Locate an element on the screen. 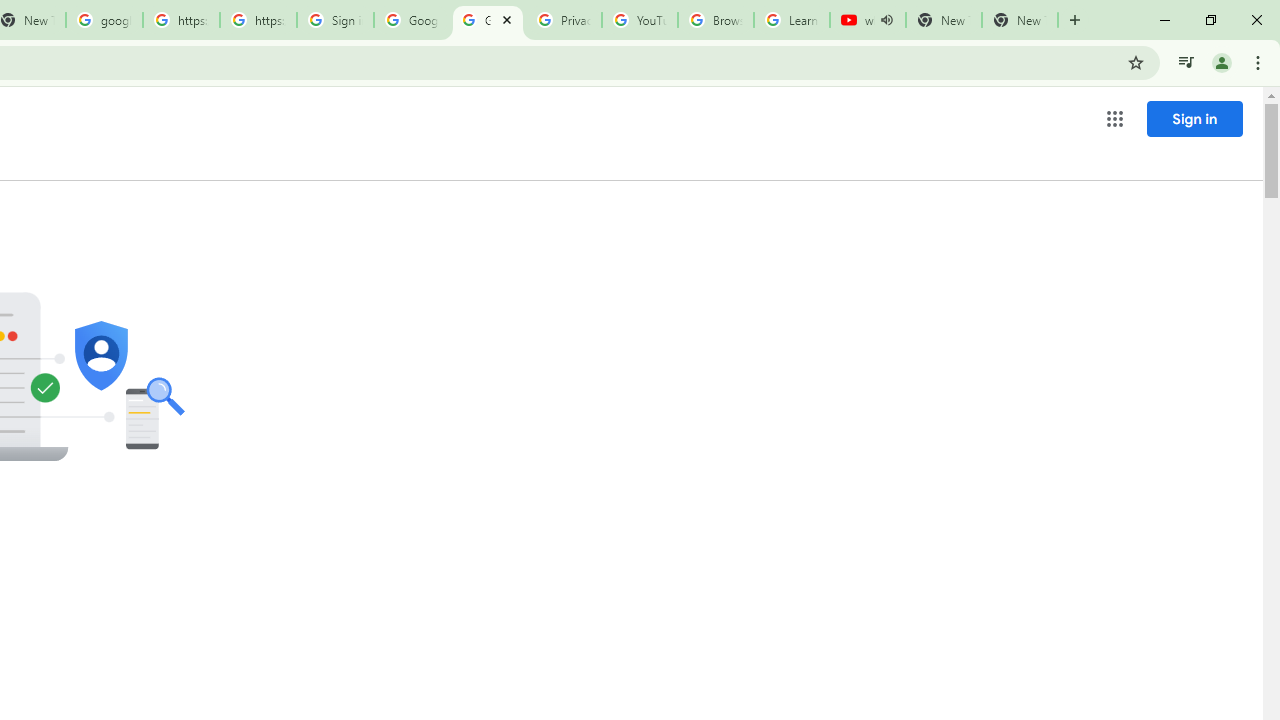  'Browse Chrome as a guest - Computer - Google Chrome Help' is located at coordinates (716, 20).